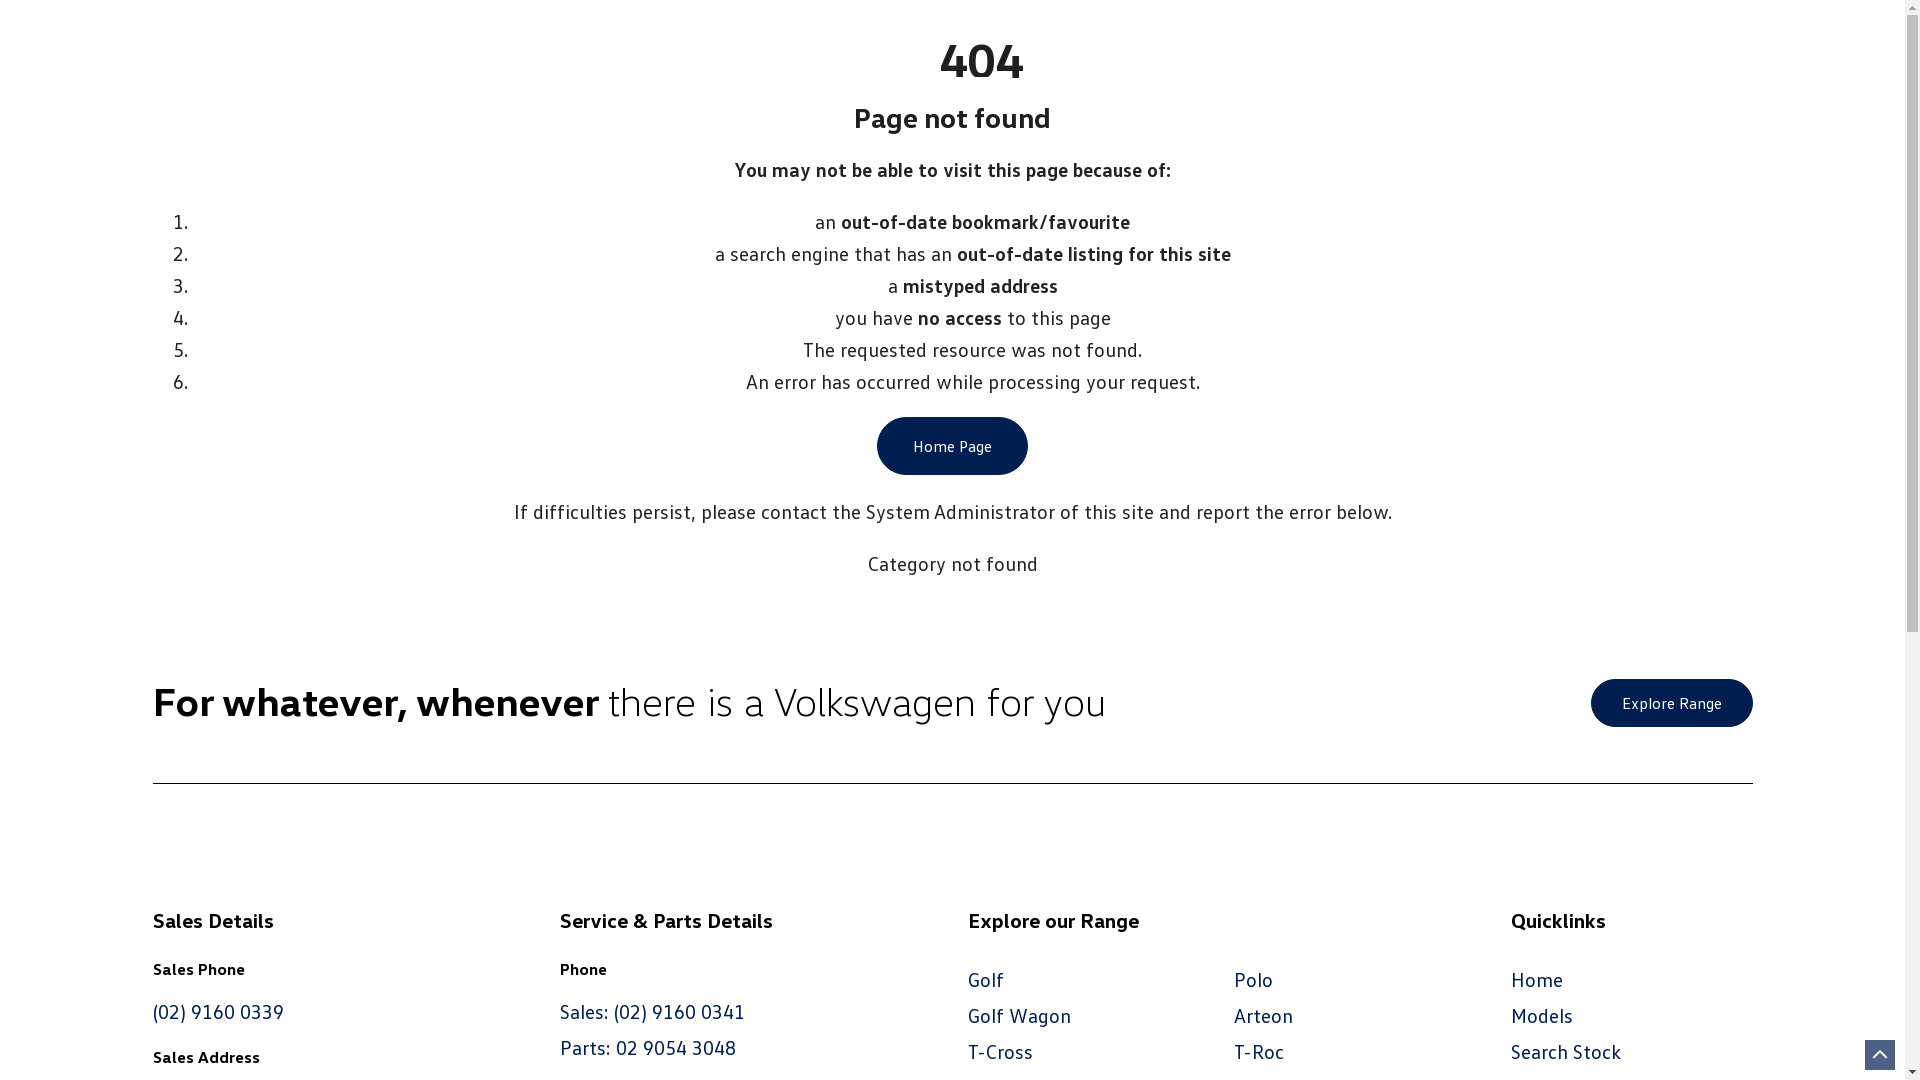 Image resolution: width=1920 pixels, height=1080 pixels. Describe the element at coordinates (1535, 978) in the screenshot. I see `'Home'` at that location.